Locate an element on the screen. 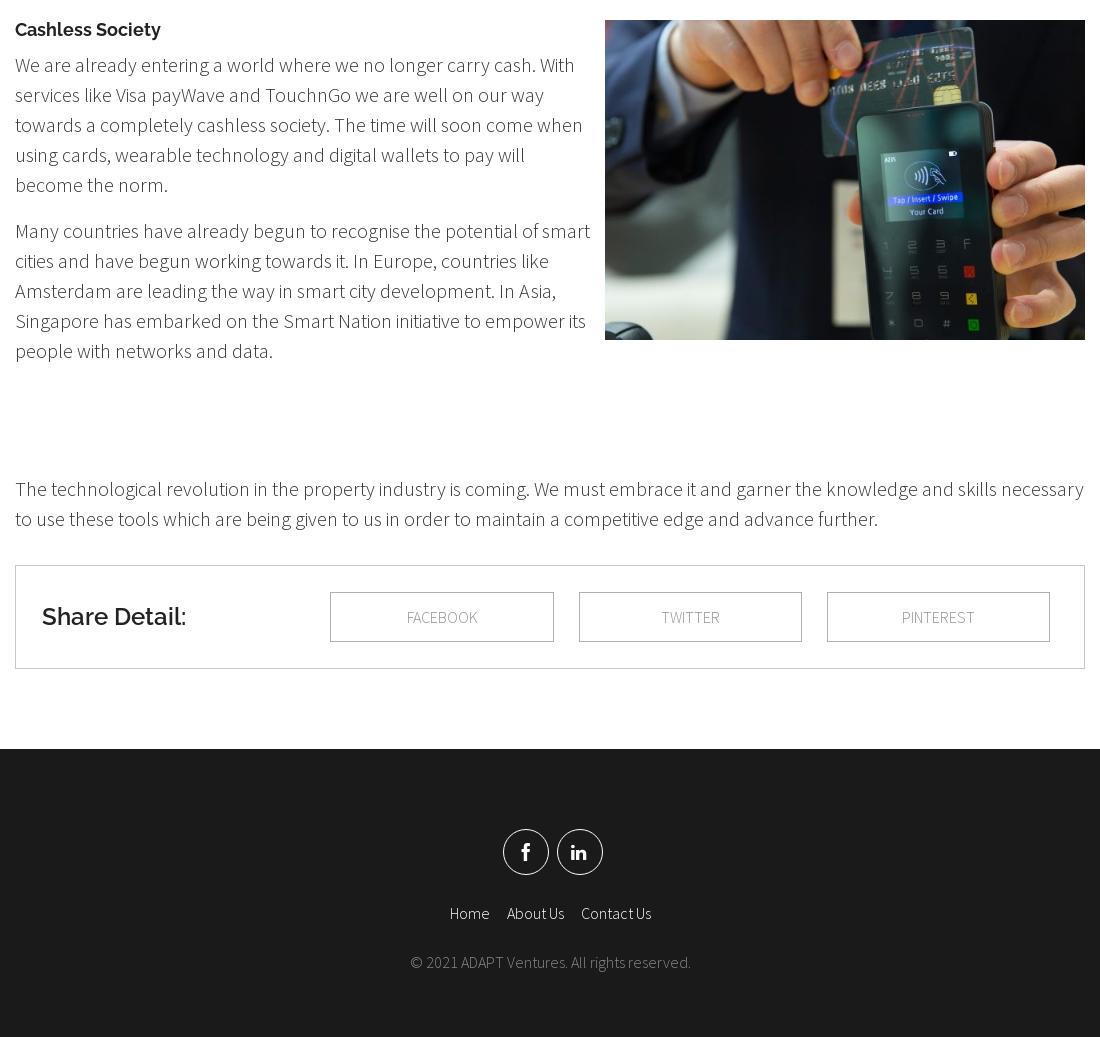 The height and width of the screenshot is (1037, 1100). 'Many countries have already begun to recognise the potential of smart cities and have begun working towards it. In Europe, countries like Amsterdam are leading the way in smart city development. In Asia, Singapore has embarked on the Smart Nation initiative to empower its people with networks and data.' is located at coordinates (301, 288).